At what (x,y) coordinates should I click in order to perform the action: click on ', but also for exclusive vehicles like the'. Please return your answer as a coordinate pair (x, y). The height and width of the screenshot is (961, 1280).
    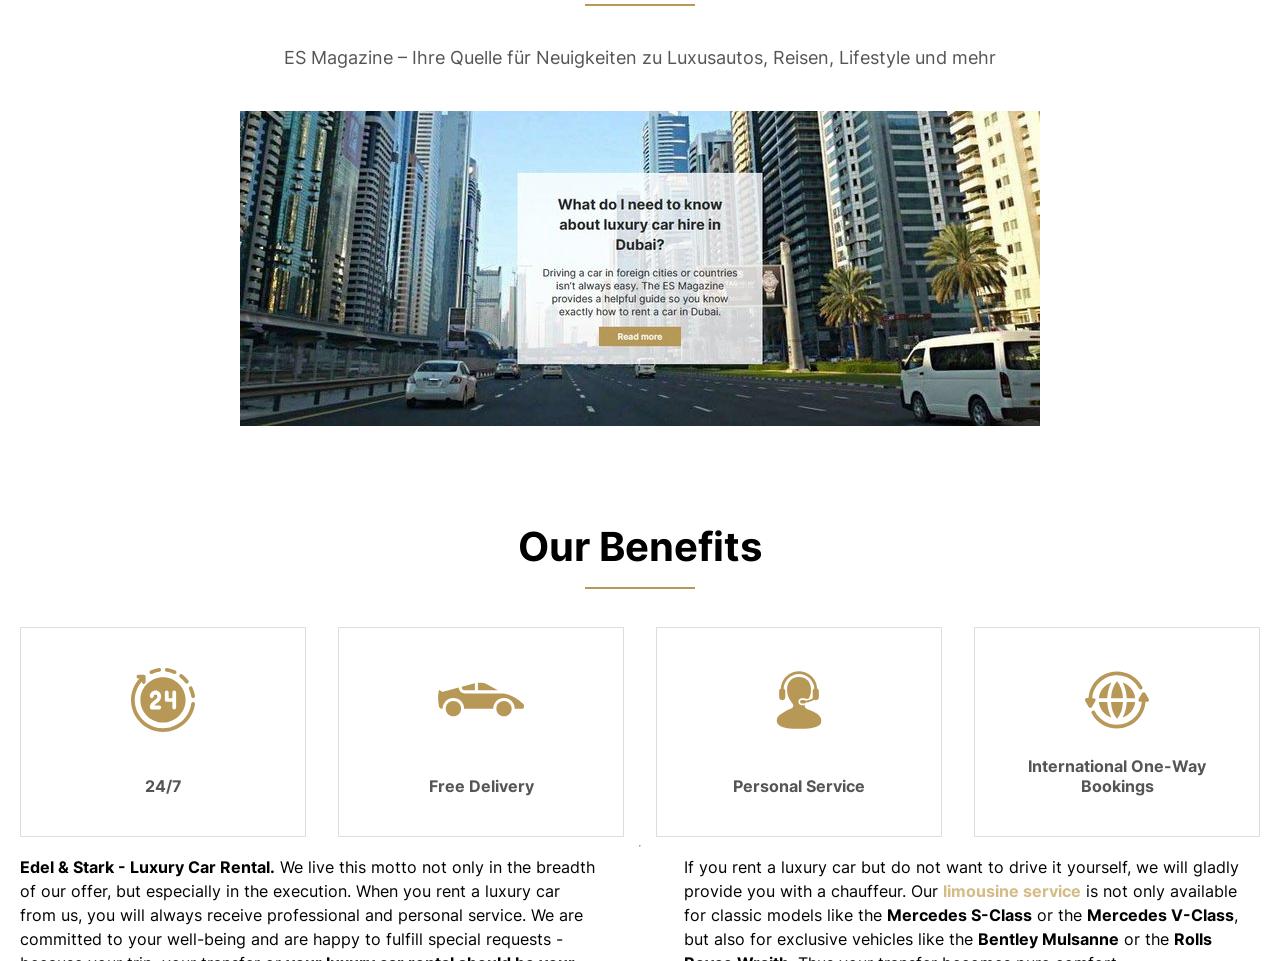
    Looking at the image, I should click on (684, 926).